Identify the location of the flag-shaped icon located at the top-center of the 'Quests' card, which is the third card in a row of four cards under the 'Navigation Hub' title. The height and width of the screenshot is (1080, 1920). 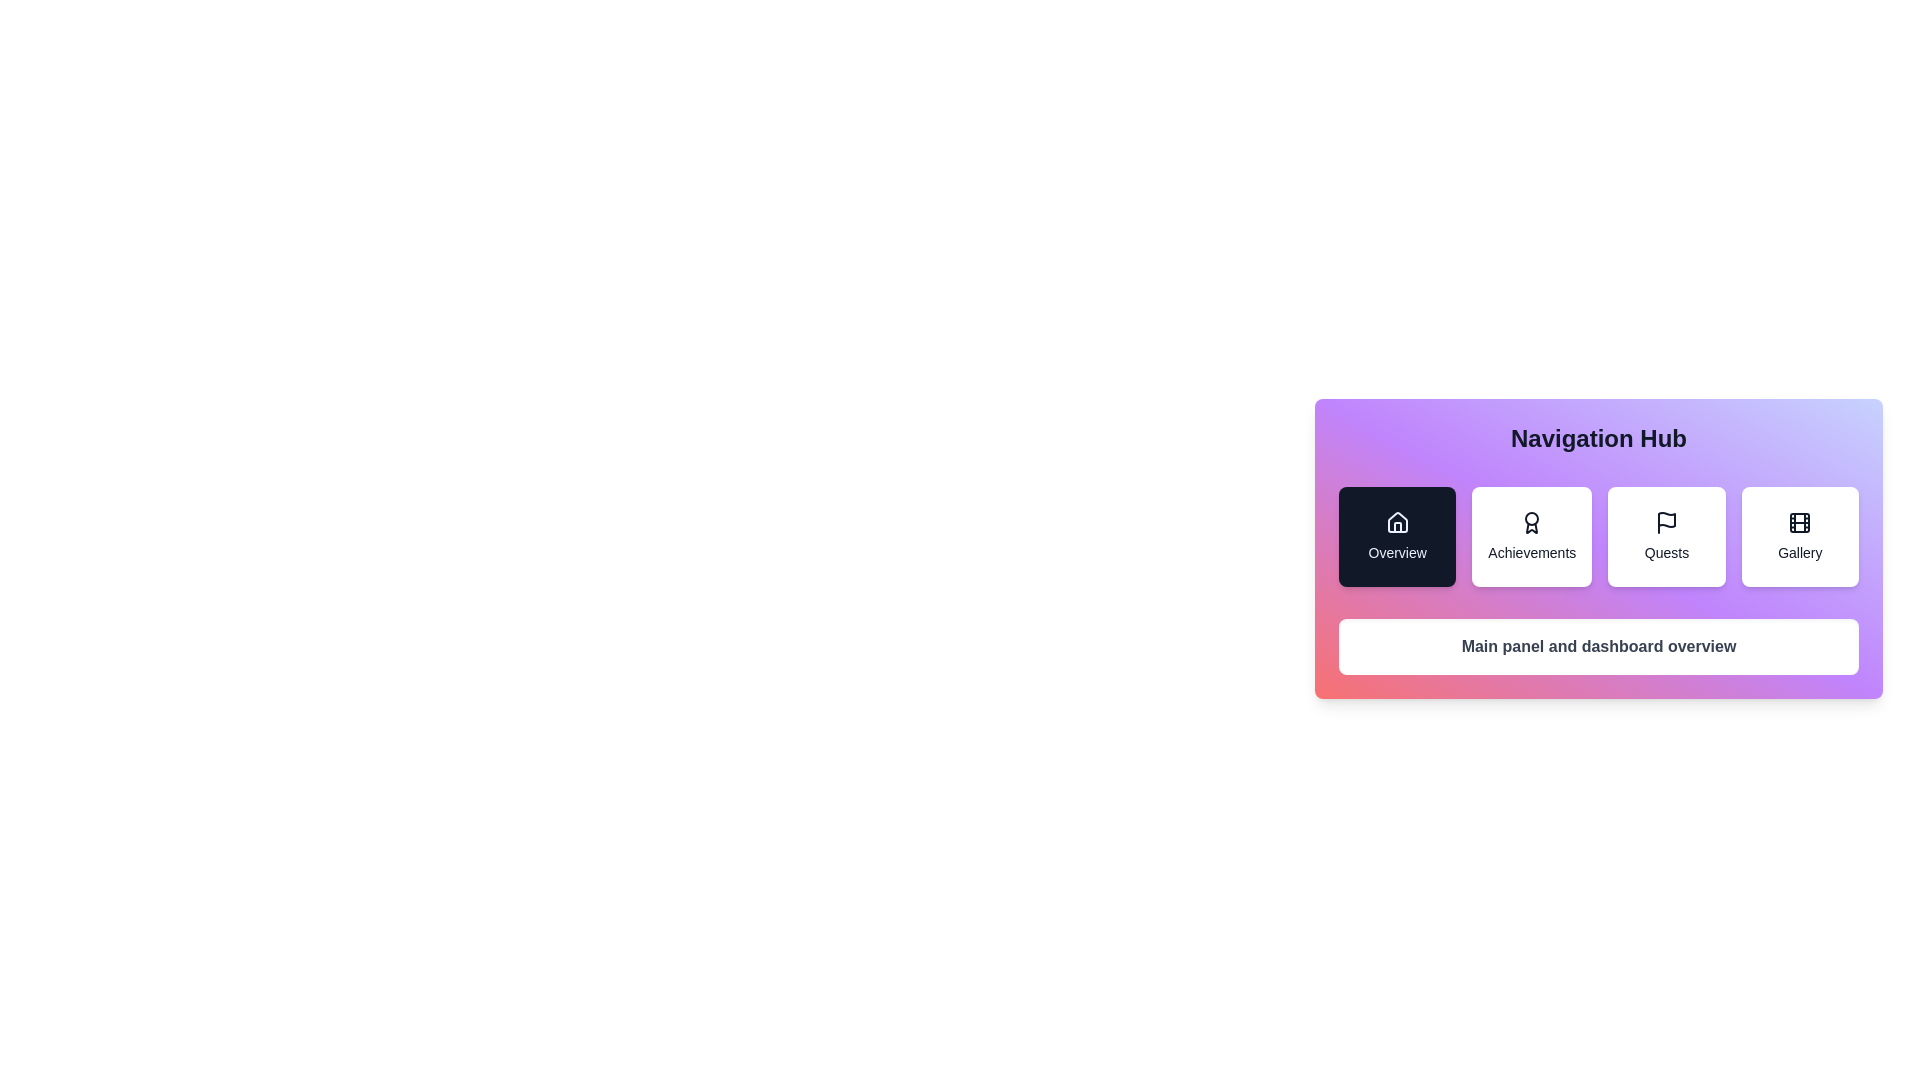
(1666, 522).